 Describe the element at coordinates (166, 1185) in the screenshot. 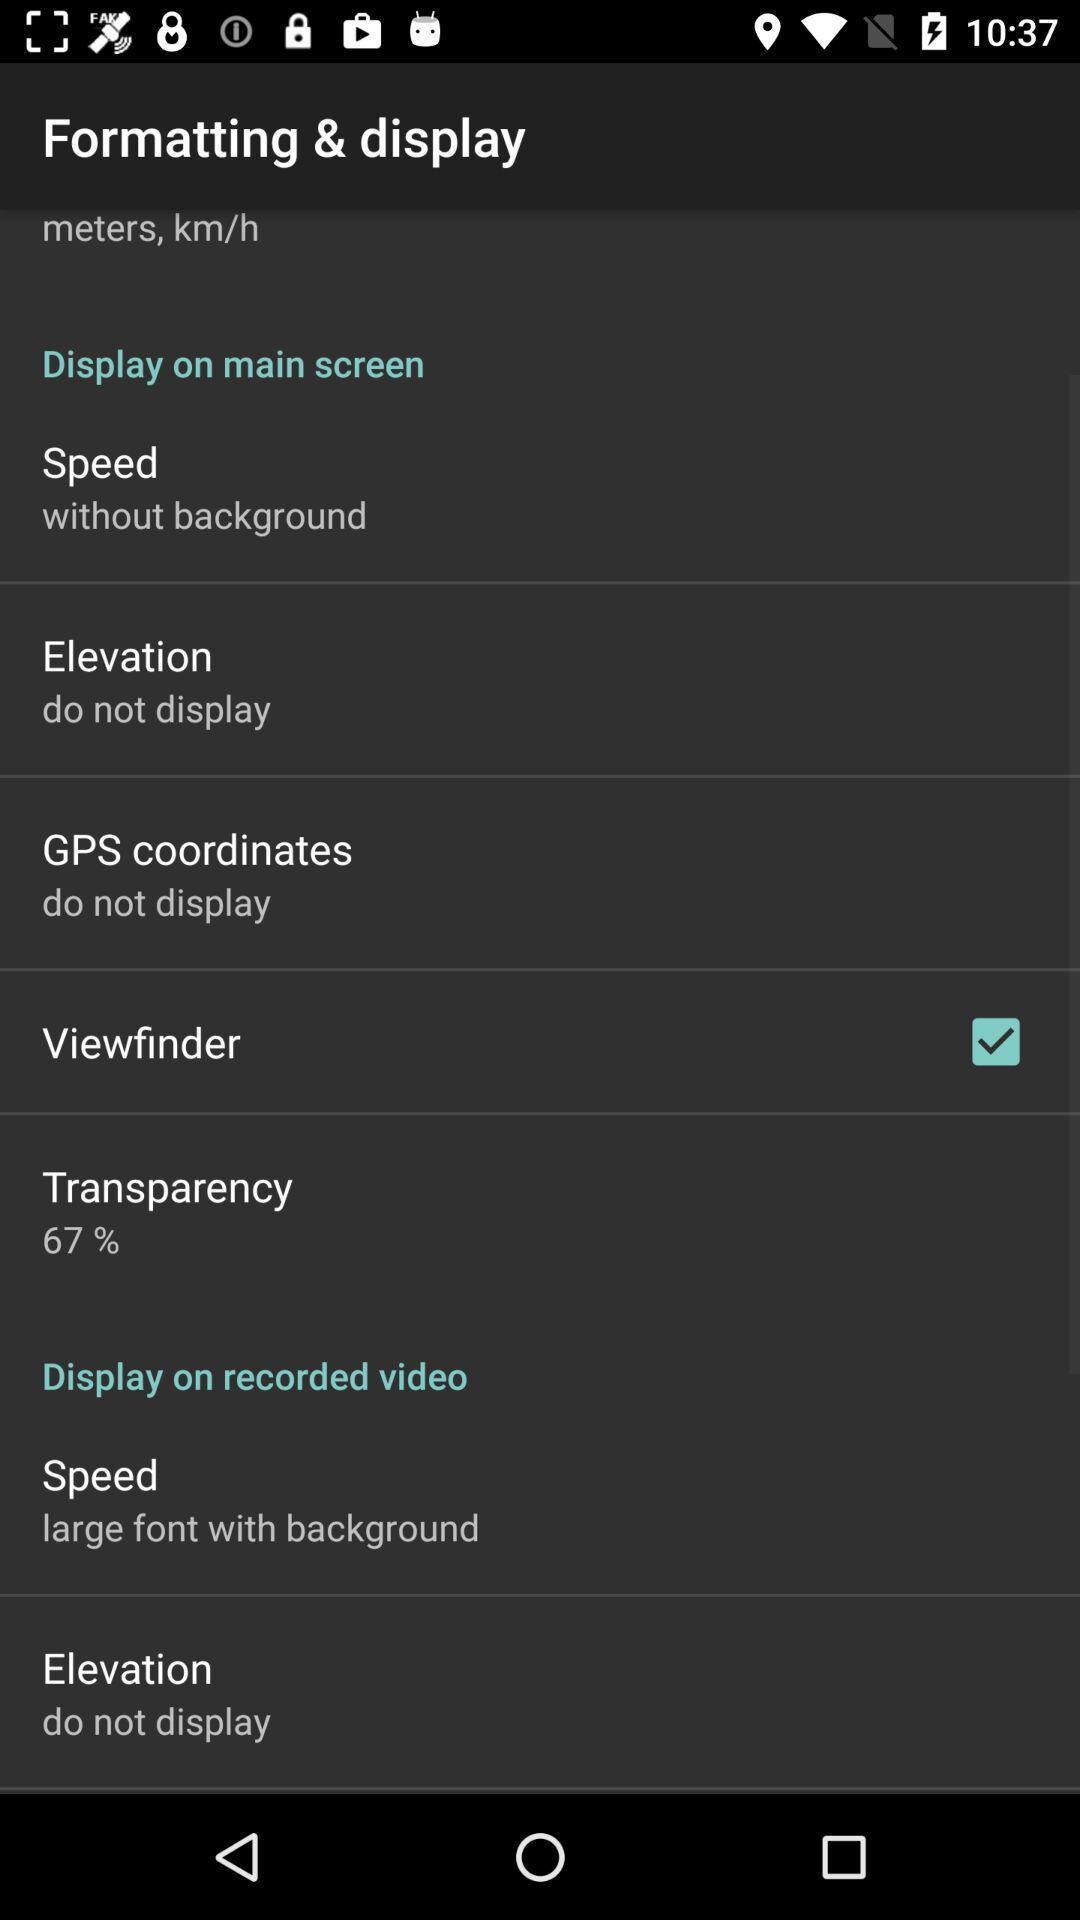

I see `the transparency icon` at that location.